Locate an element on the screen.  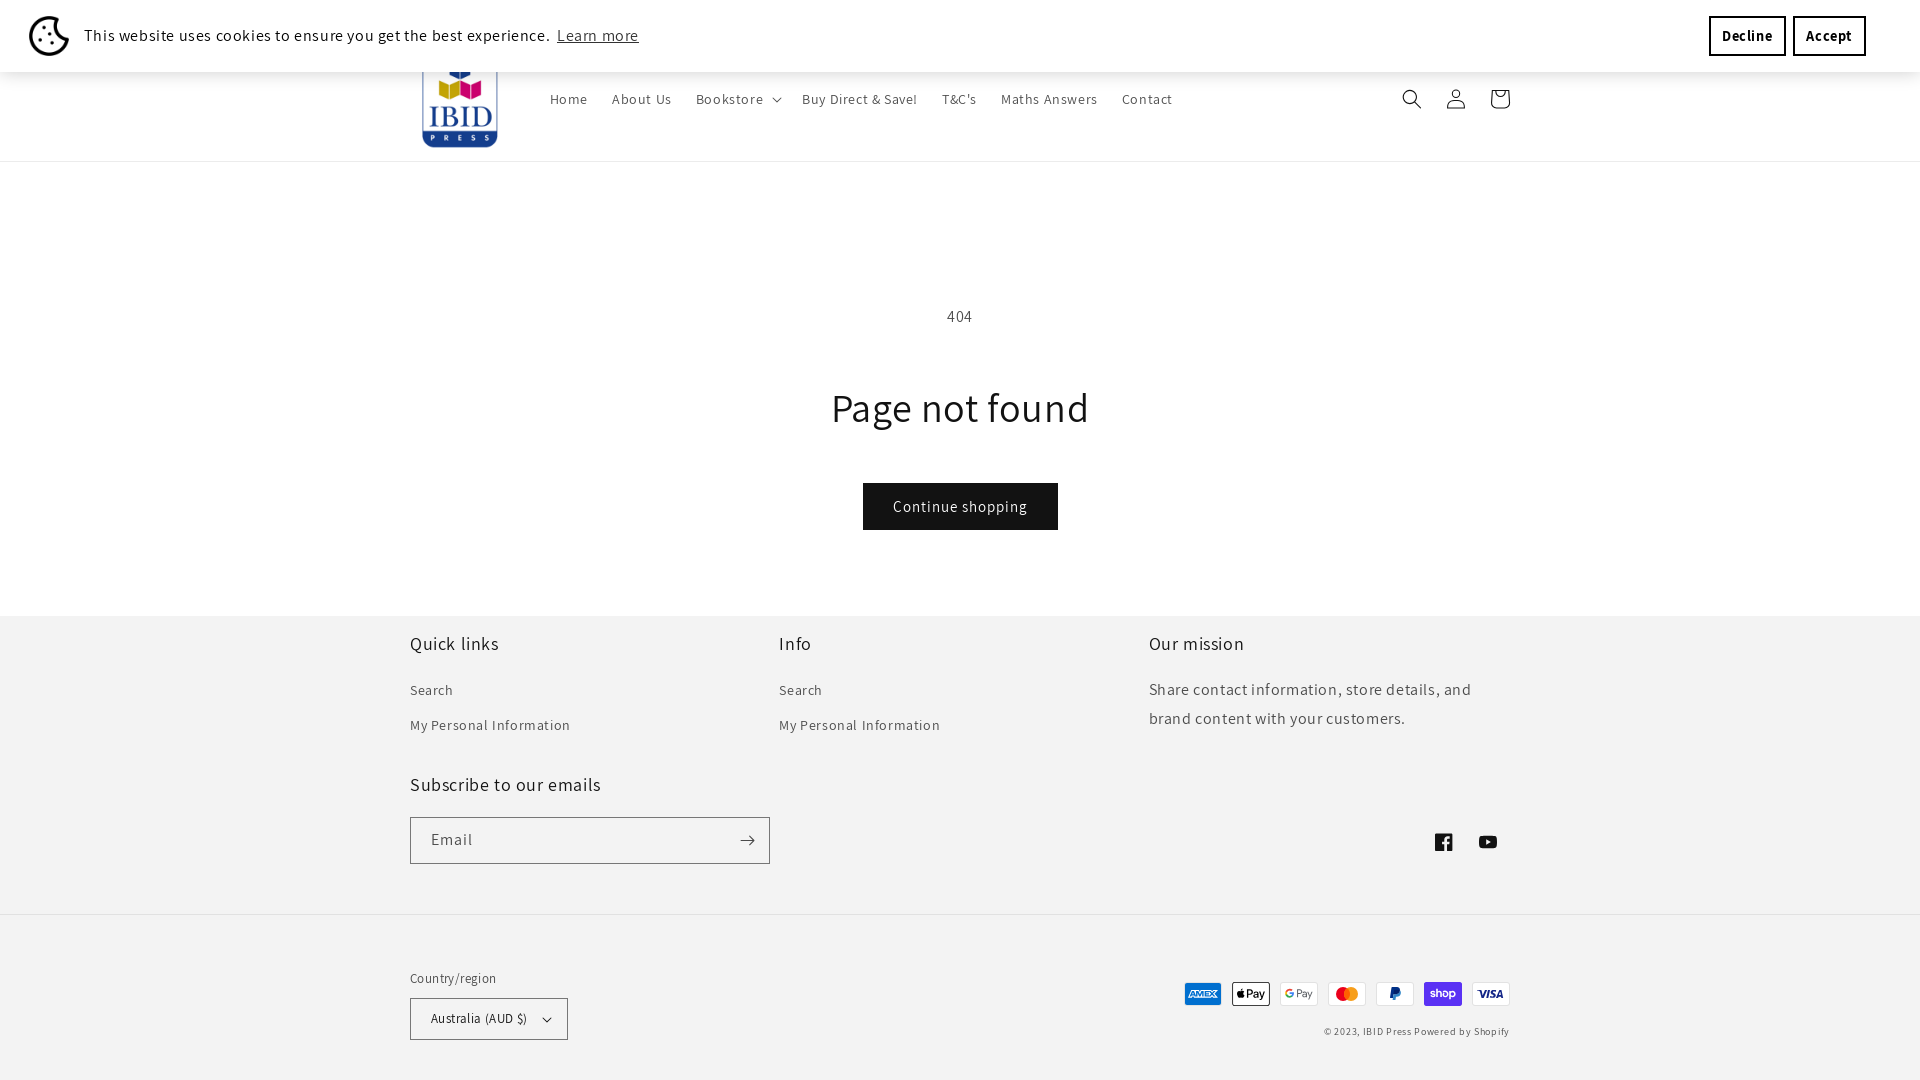
'YouTube' is located at coordinates (1488, 841).